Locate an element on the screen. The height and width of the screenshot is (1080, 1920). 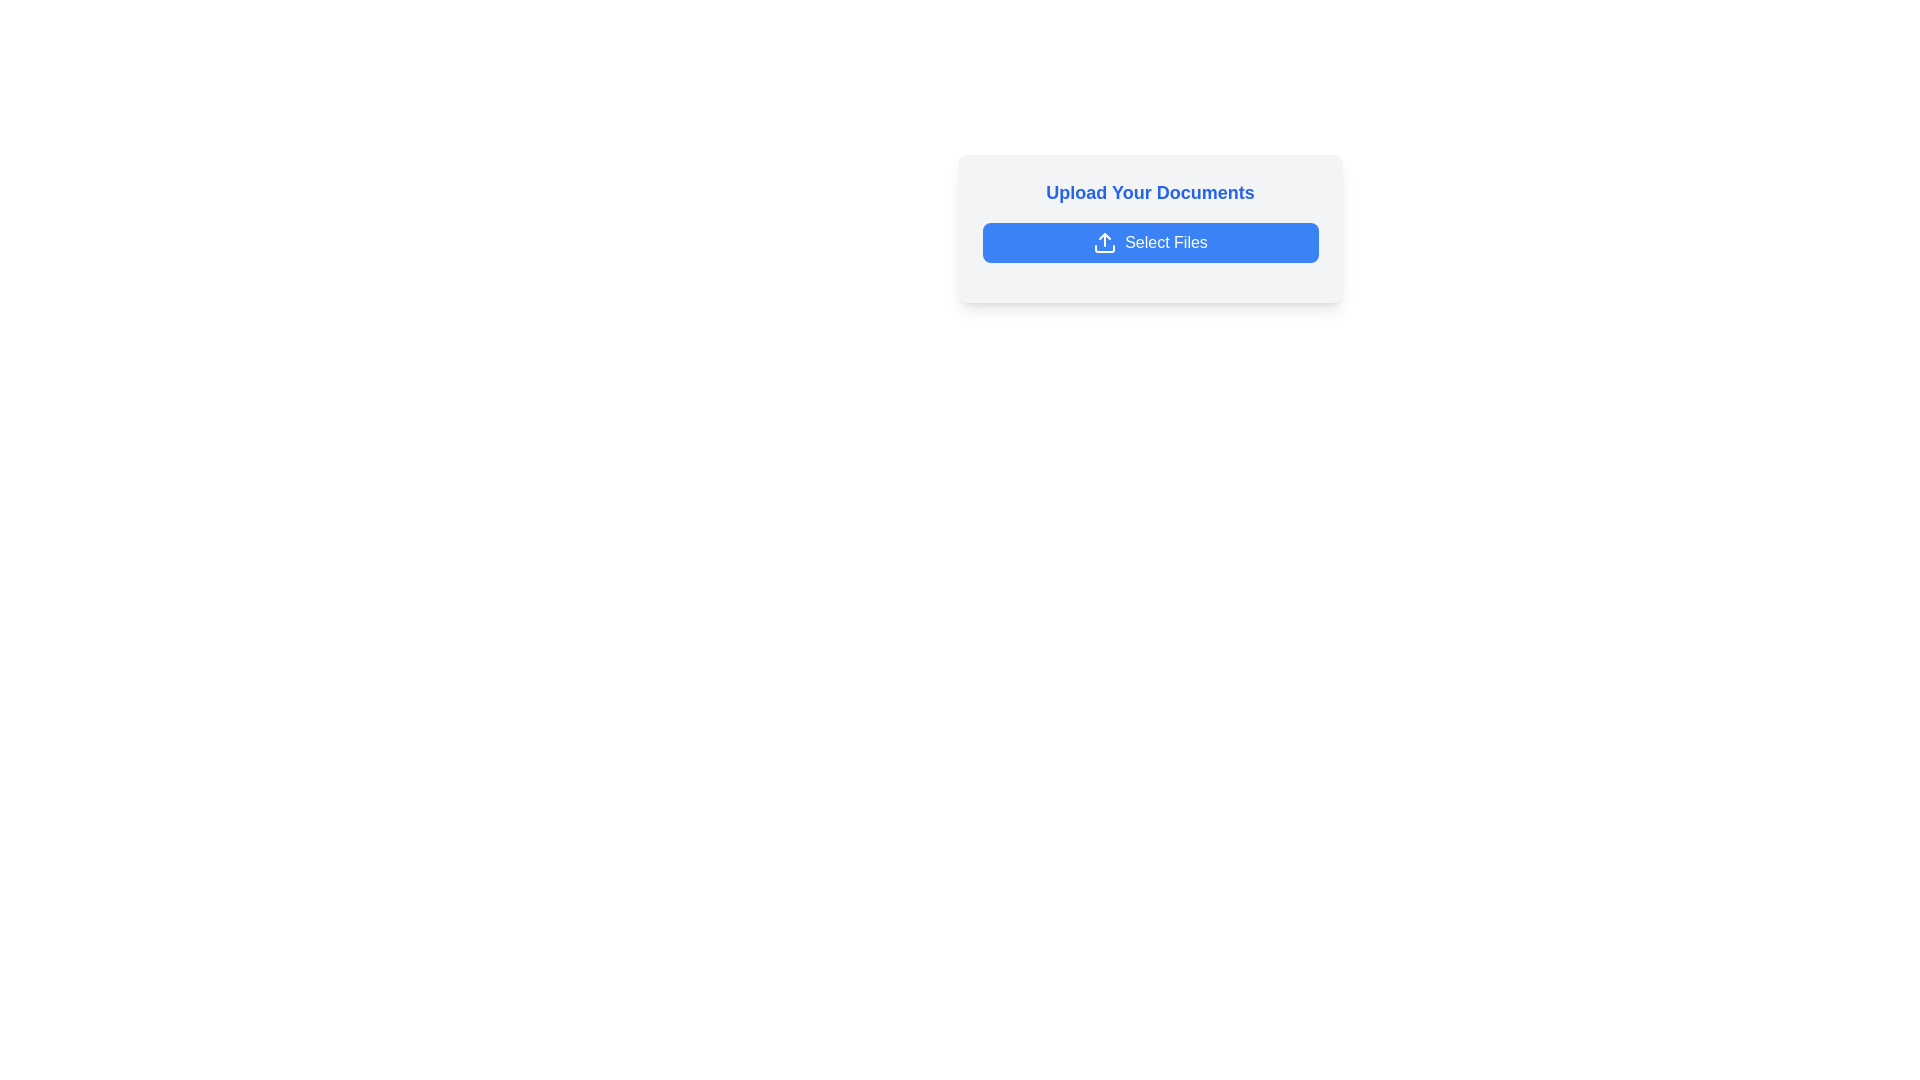
the 'Select Files' button with a blue background and white text to change its background color is located at coordinates (1150, 242).